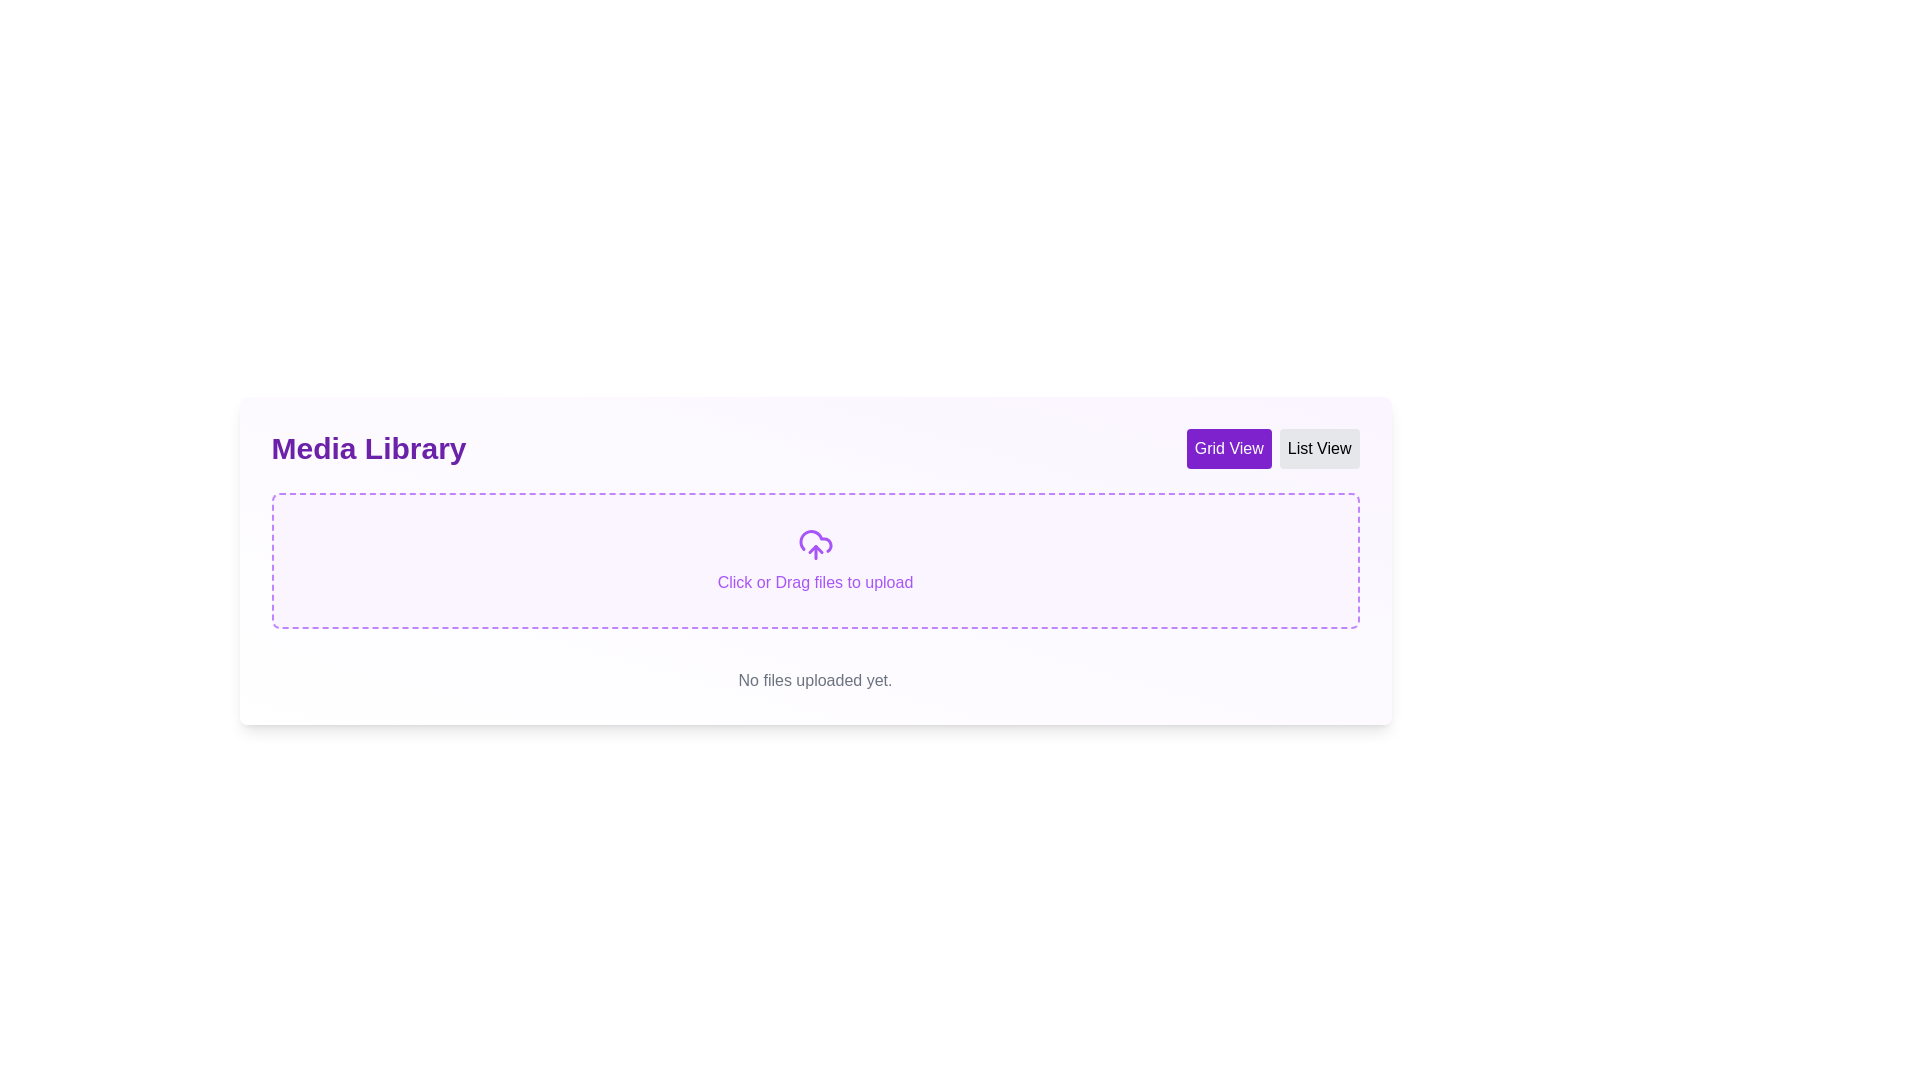  Describe the element at coordinates (369, 447) in the screenshot. I see `text from the Text Label at the top-left corner of the media library interface, which serves as a heading for the section` at that location.